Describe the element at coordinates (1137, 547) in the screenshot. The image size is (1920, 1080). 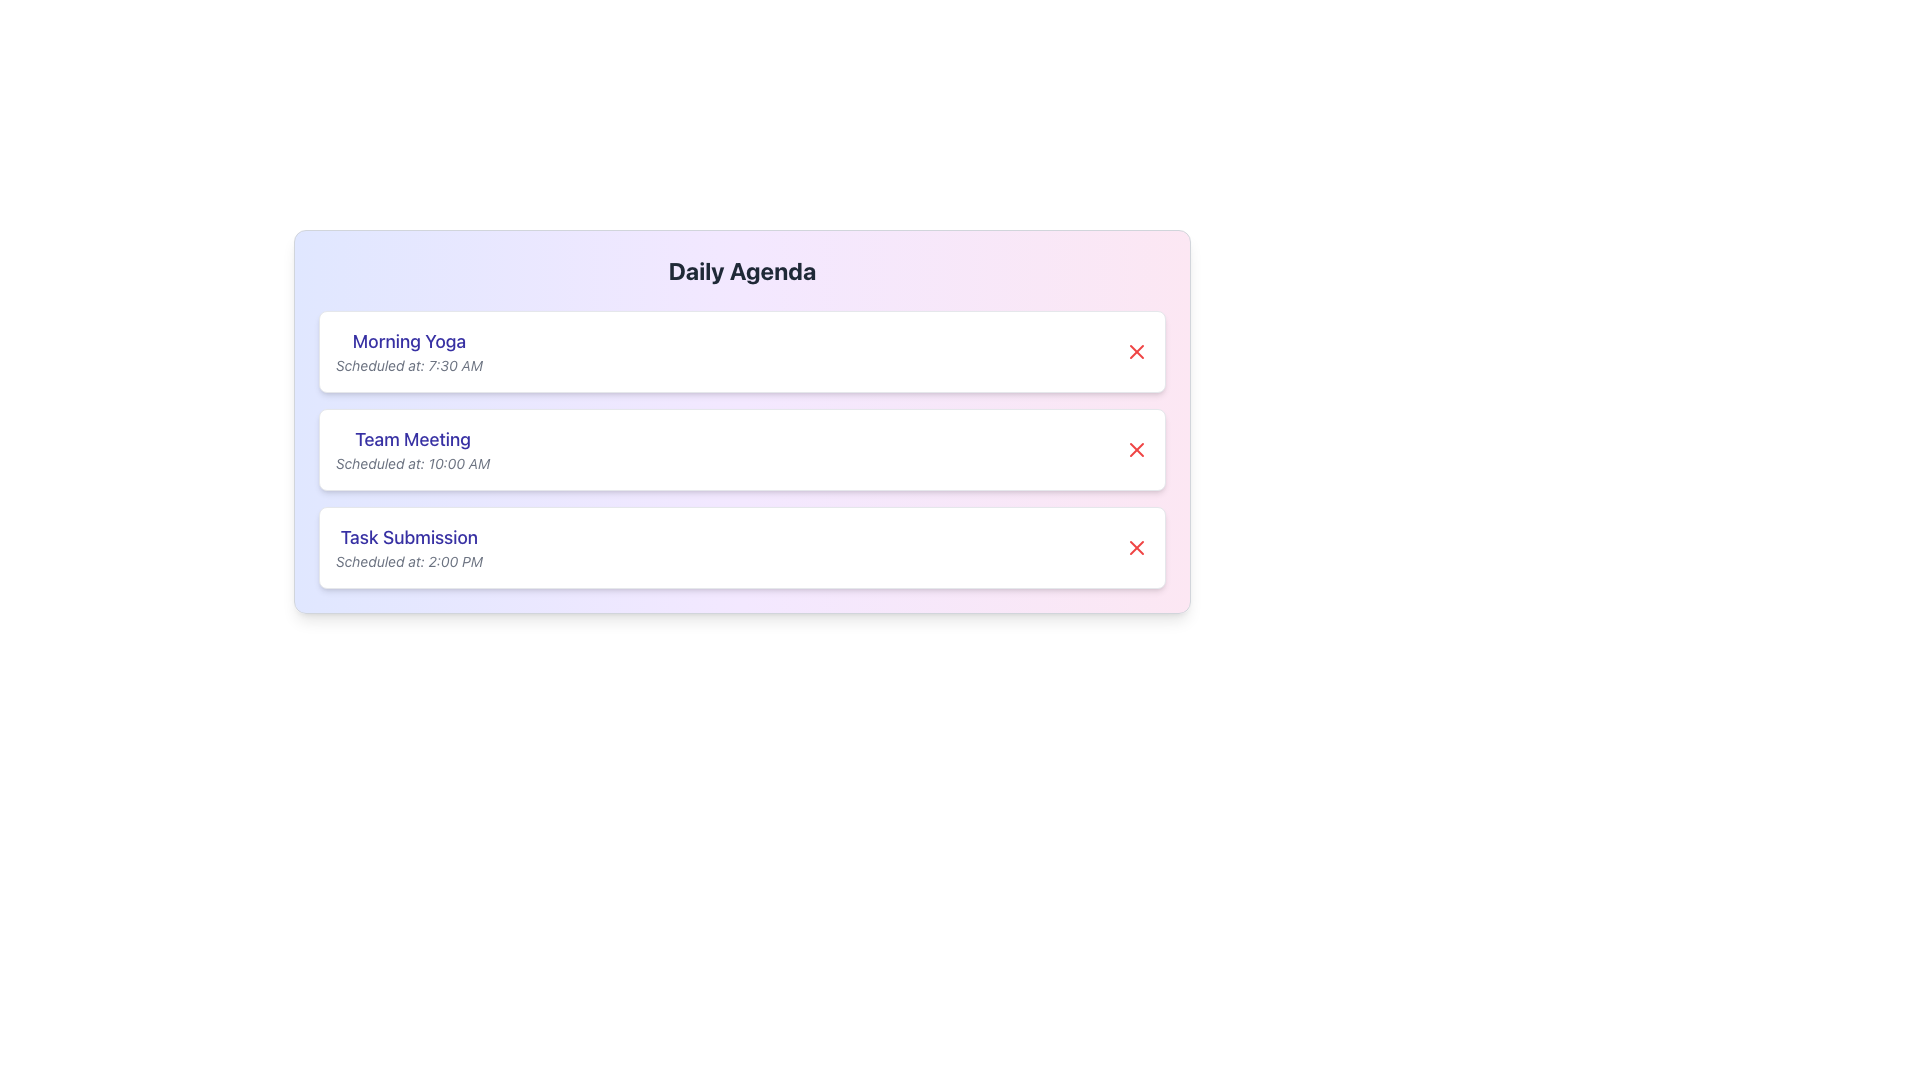
I see `the red cross icon button within the 'Daily Agenda' interface` at that location.